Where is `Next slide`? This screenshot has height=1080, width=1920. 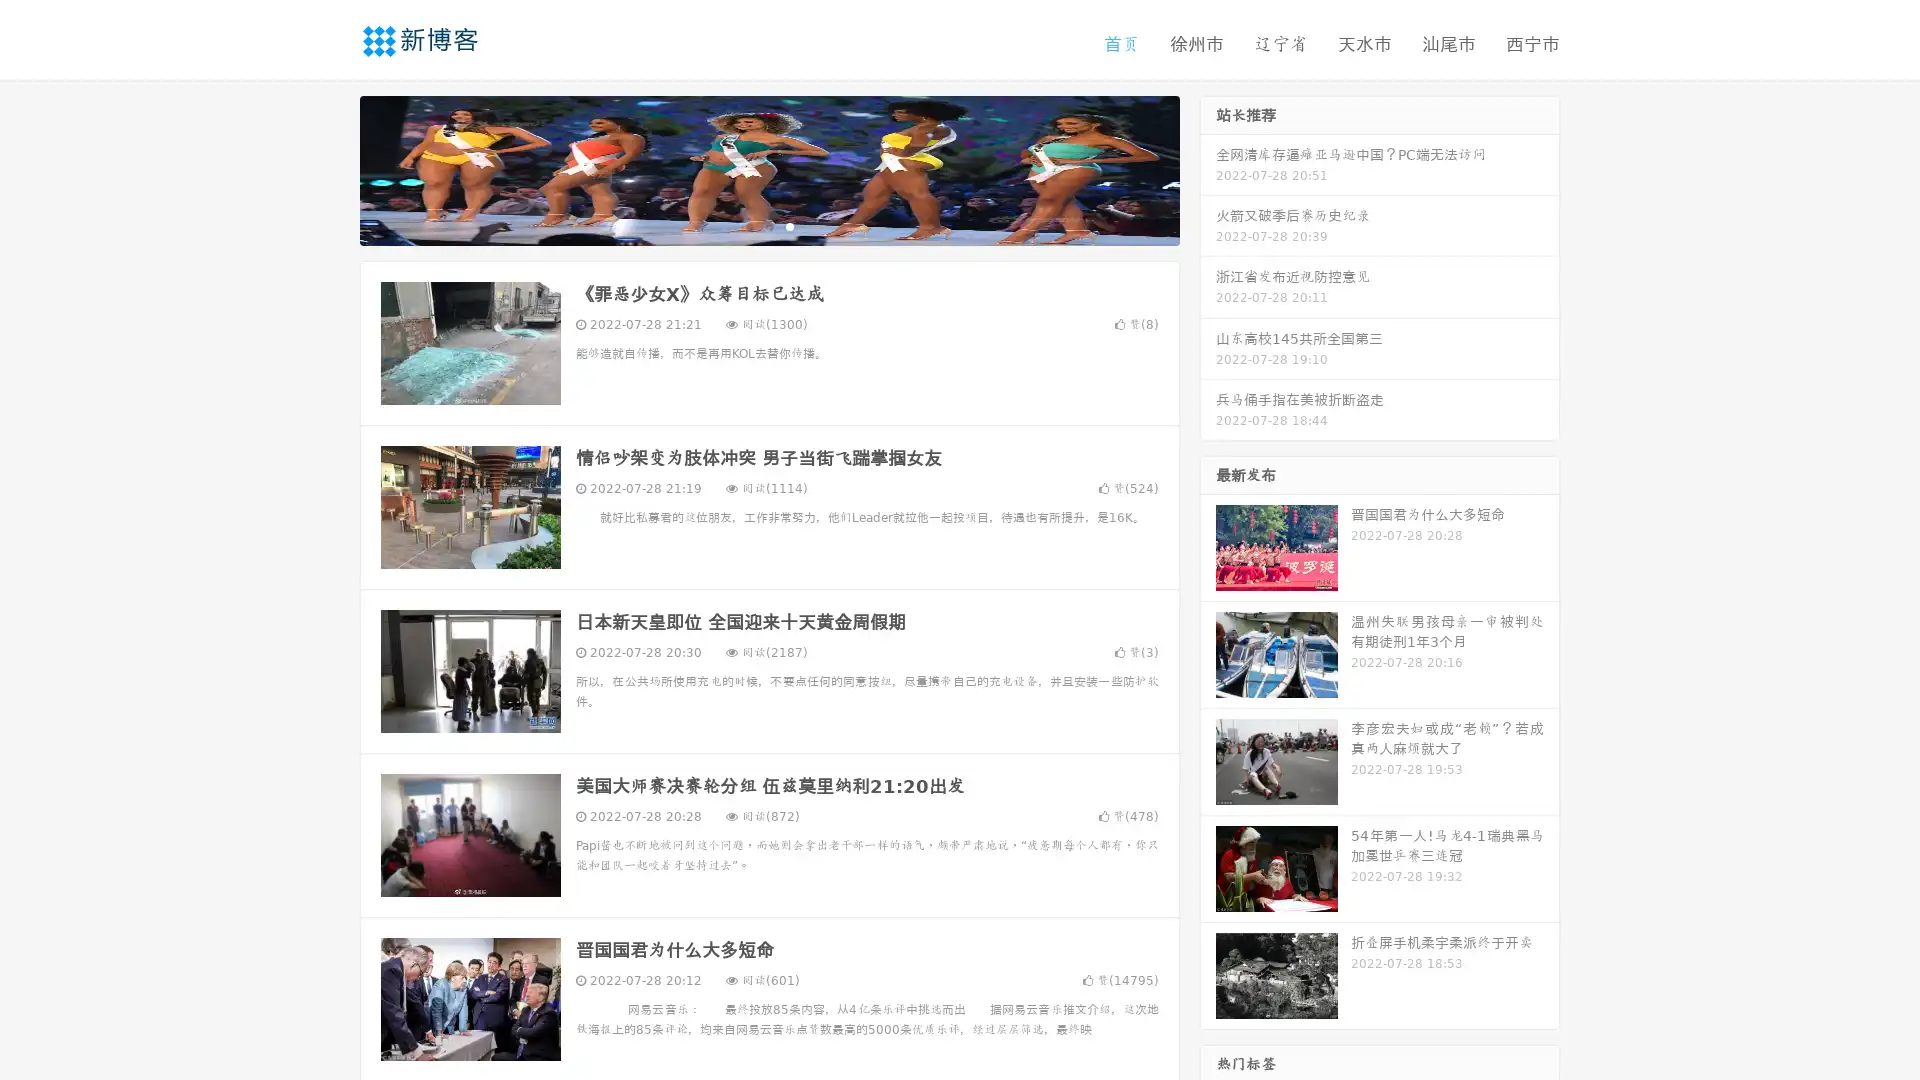 Next slide is located at coordinates (1208, 168).